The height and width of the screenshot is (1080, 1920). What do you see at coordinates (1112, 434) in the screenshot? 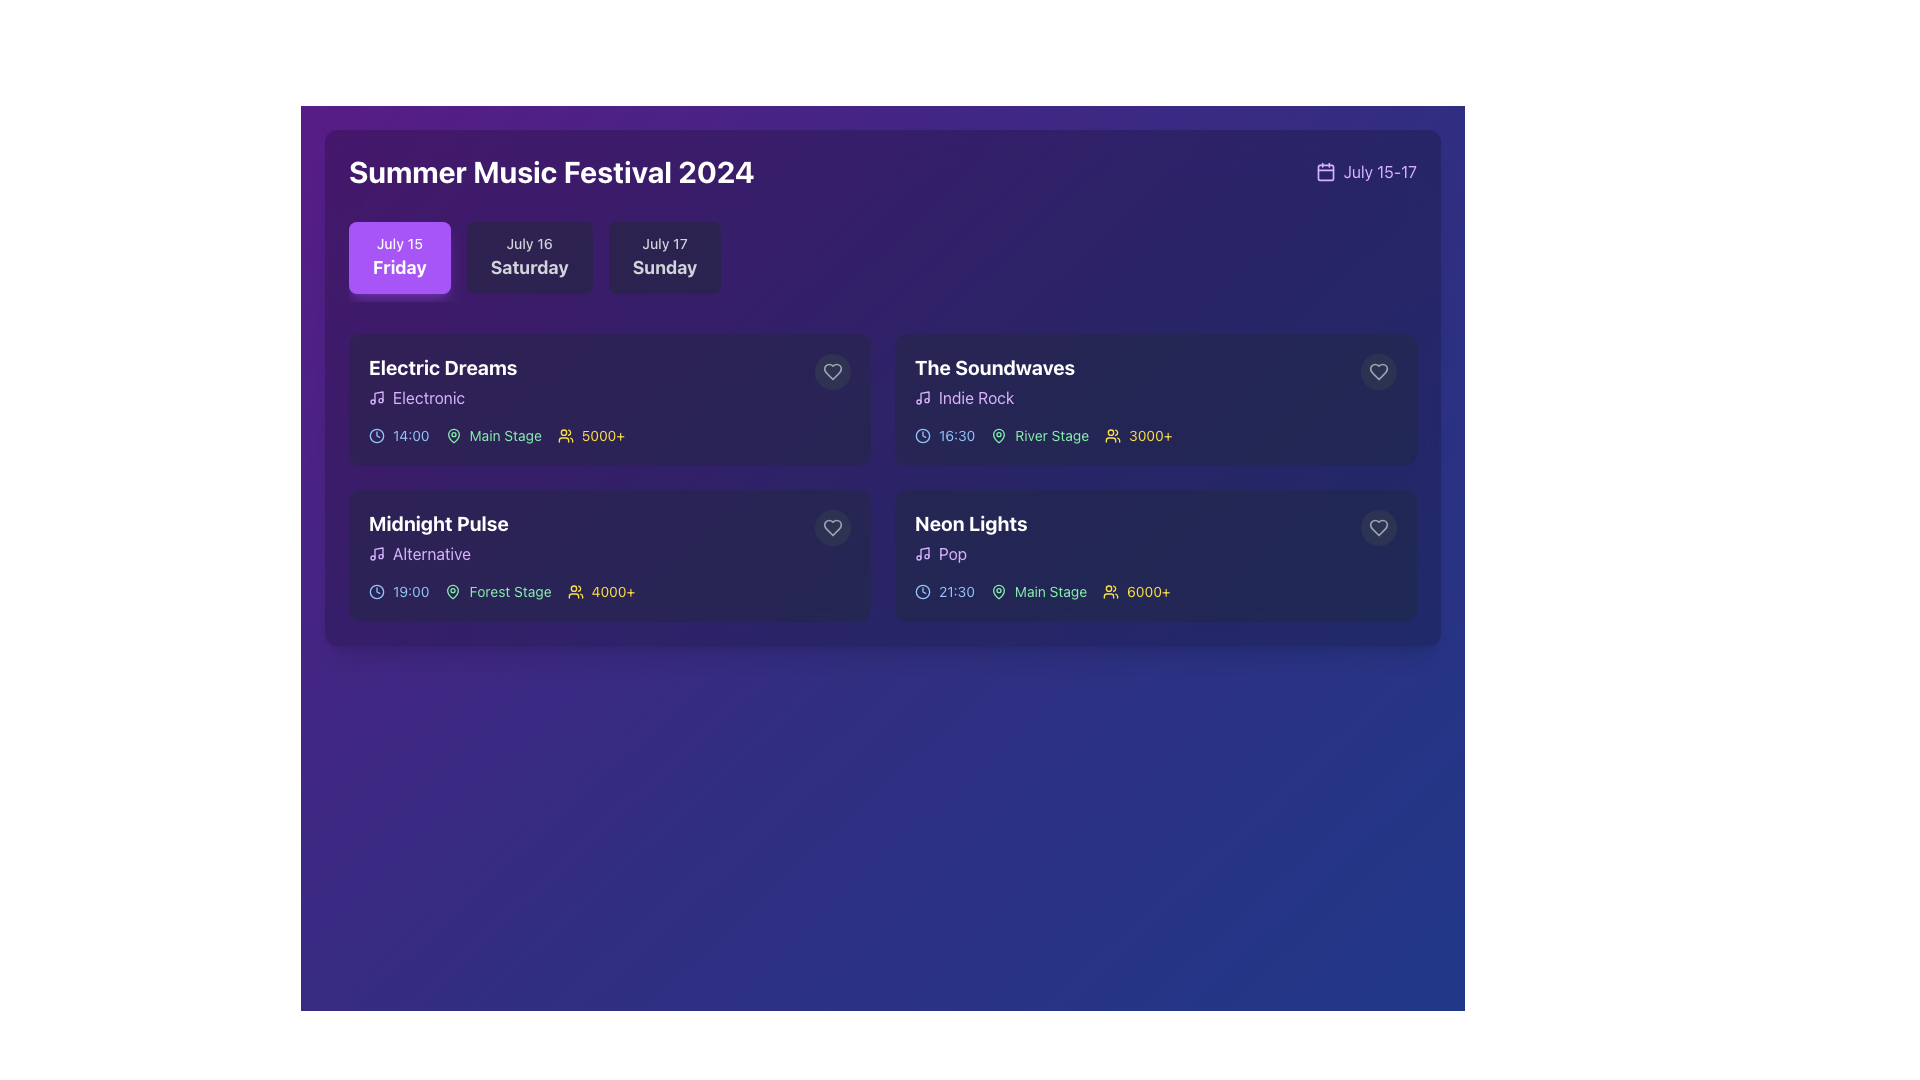
I see `the icon representing the audience count for the event labeled 'The Soundwaves', which is located directly to the left of the '3000+' text` at bounding box center [1112, 434].